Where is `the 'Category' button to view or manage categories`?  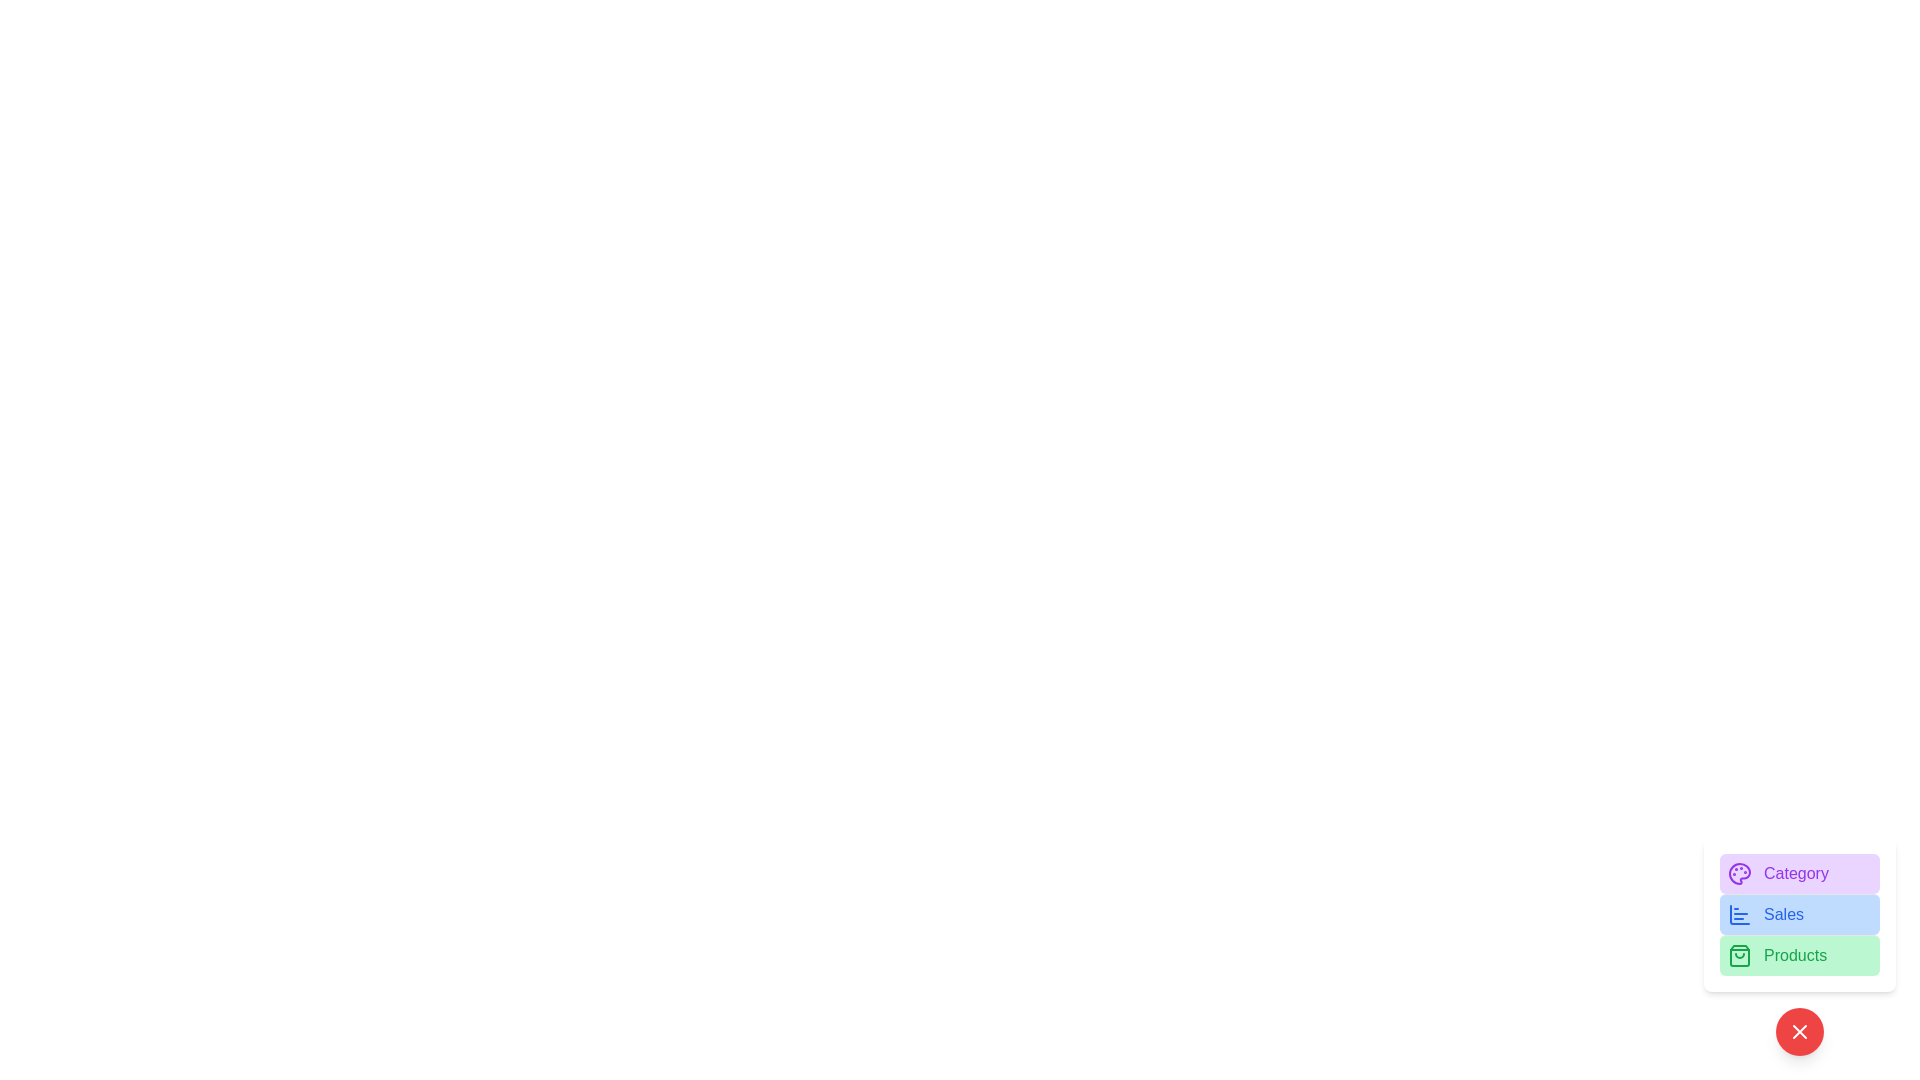
the 'Category' button to view or manage categories is located at coordinates (1800, 873).